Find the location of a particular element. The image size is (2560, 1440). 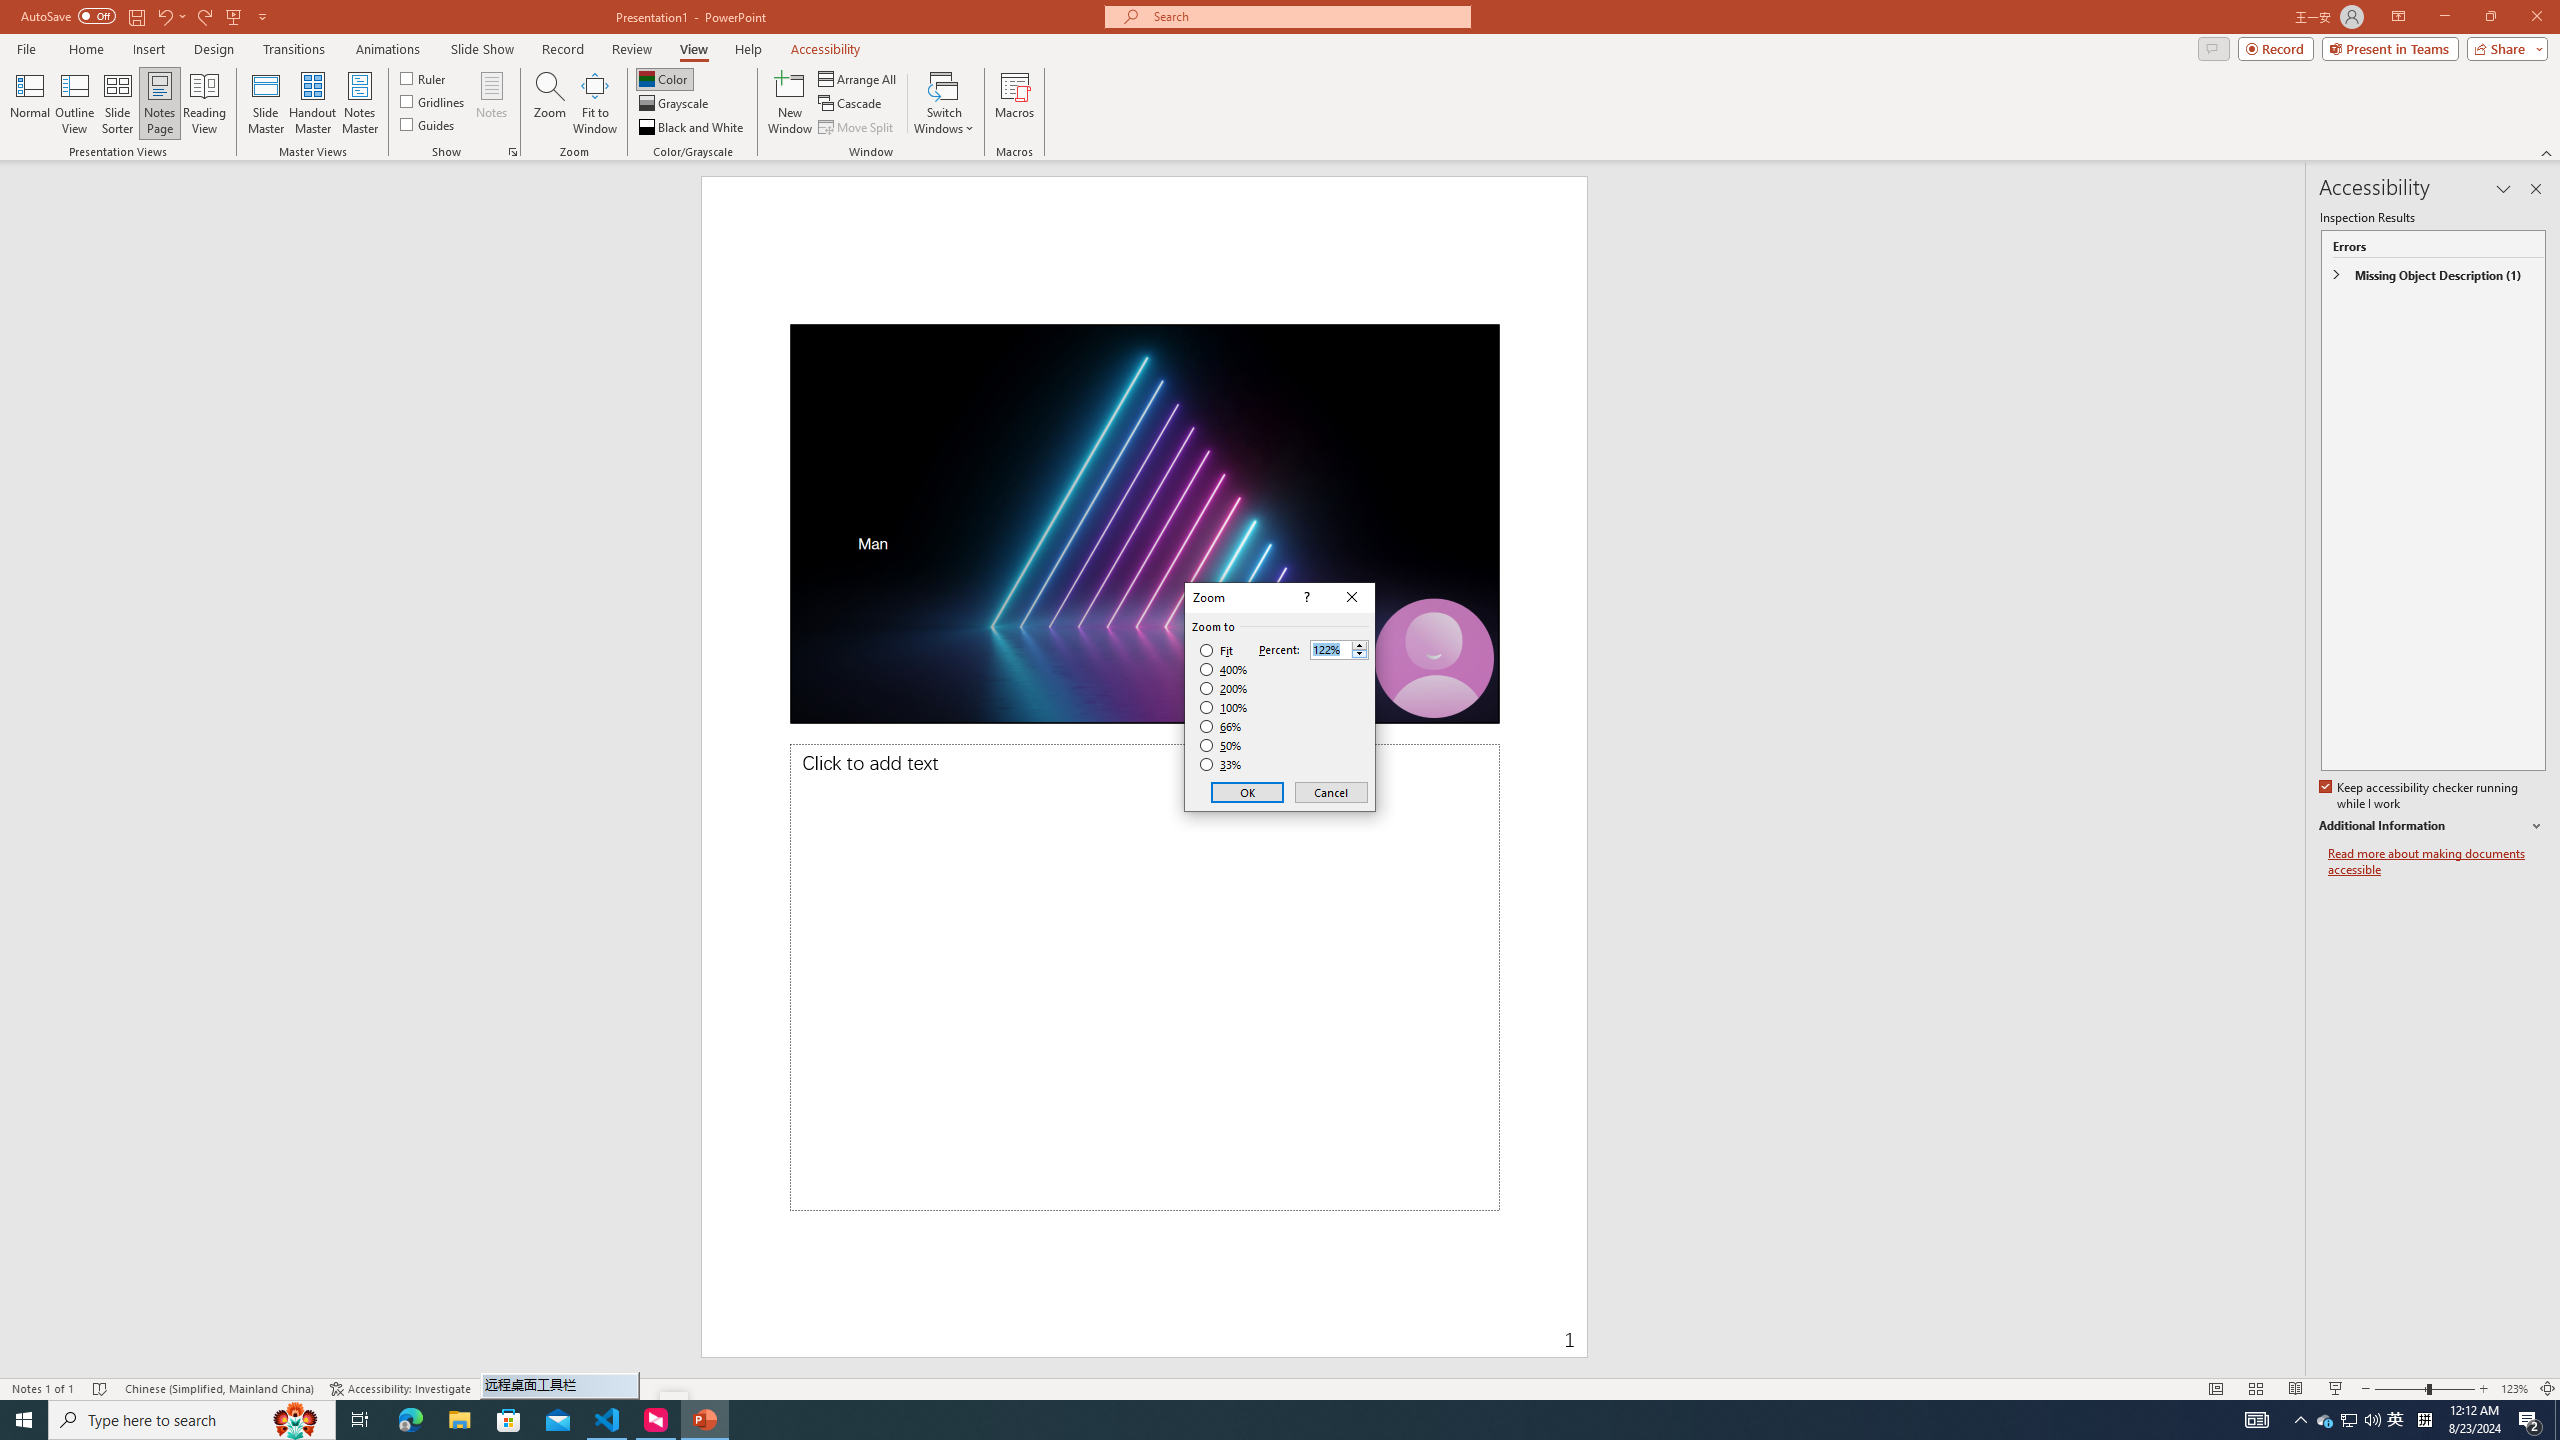

'Gridlines' is located at coordinates (432, 99).